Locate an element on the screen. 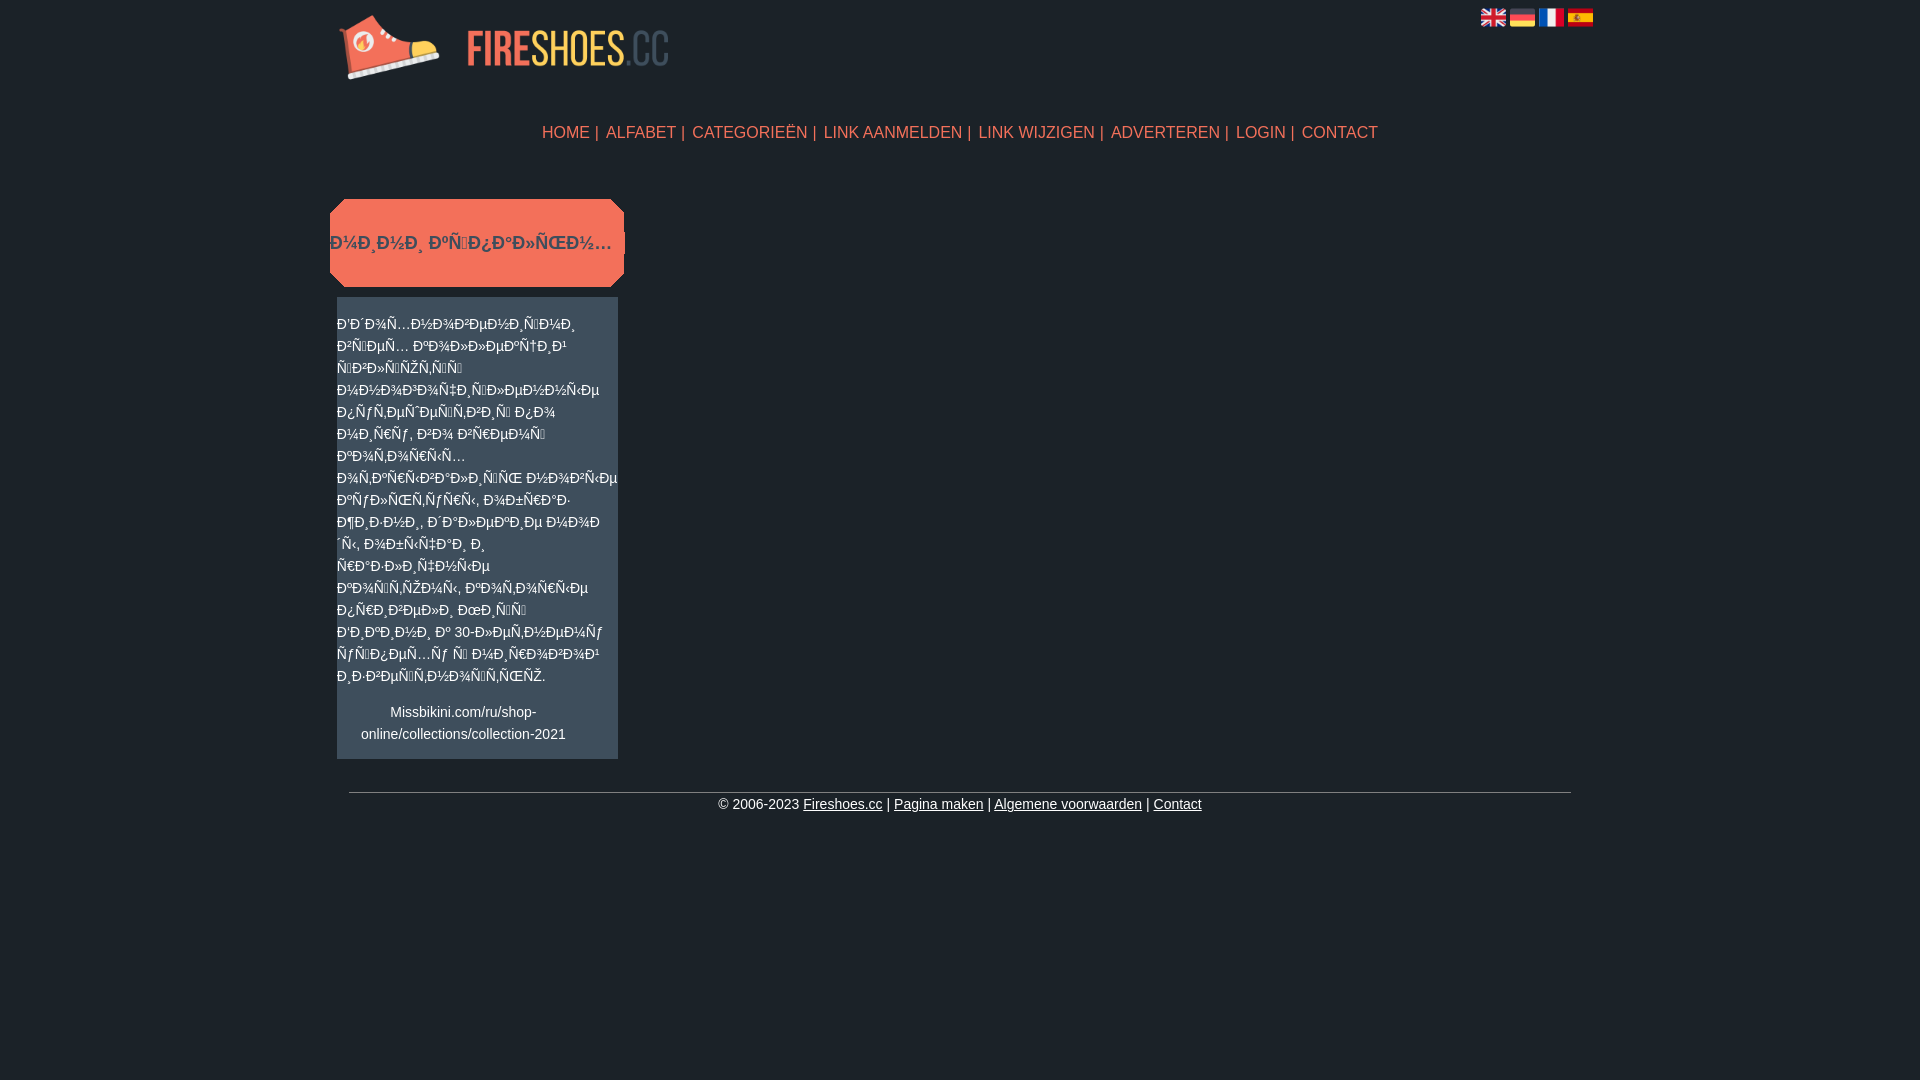 This screenshot has height=1080, width=1920. 'CONTACT' is located at coordinates (1301, 132).